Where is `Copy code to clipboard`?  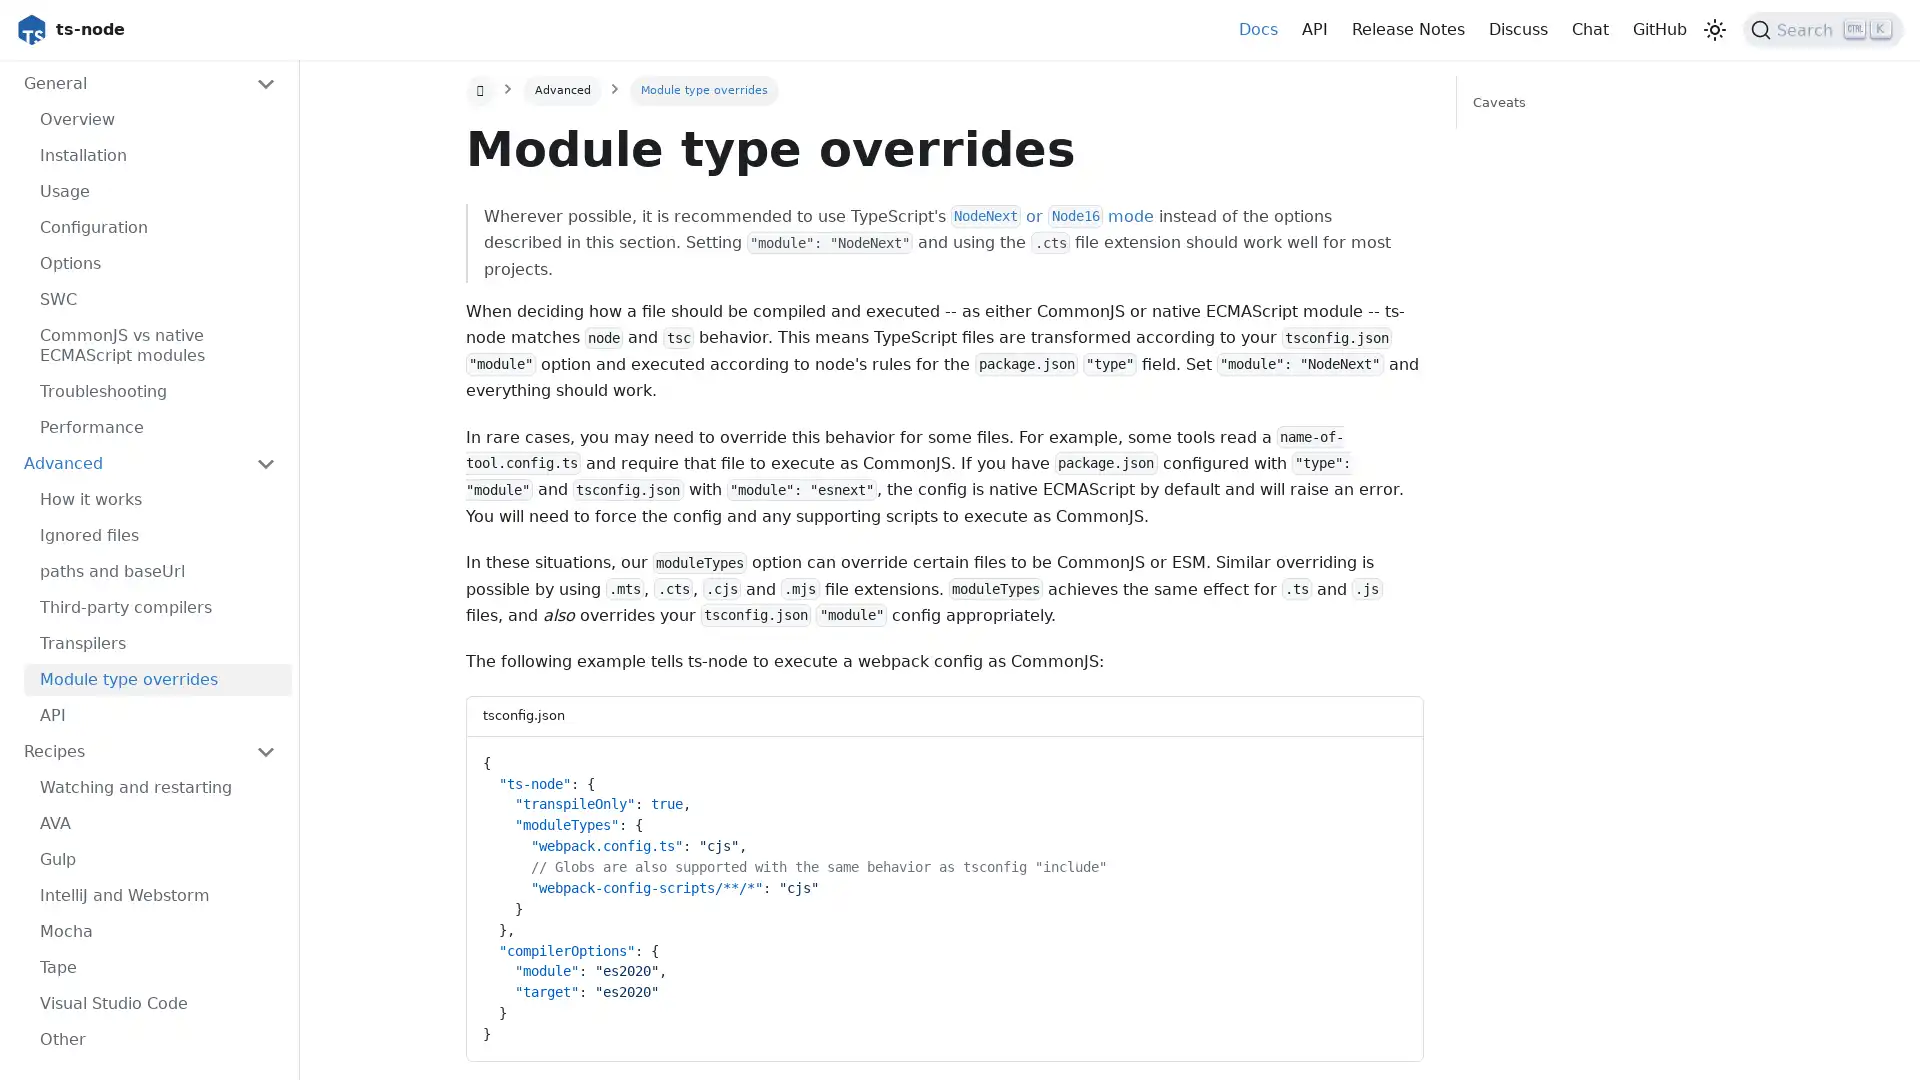
Copy code to clipboard is located at coordinates (1389, 758).